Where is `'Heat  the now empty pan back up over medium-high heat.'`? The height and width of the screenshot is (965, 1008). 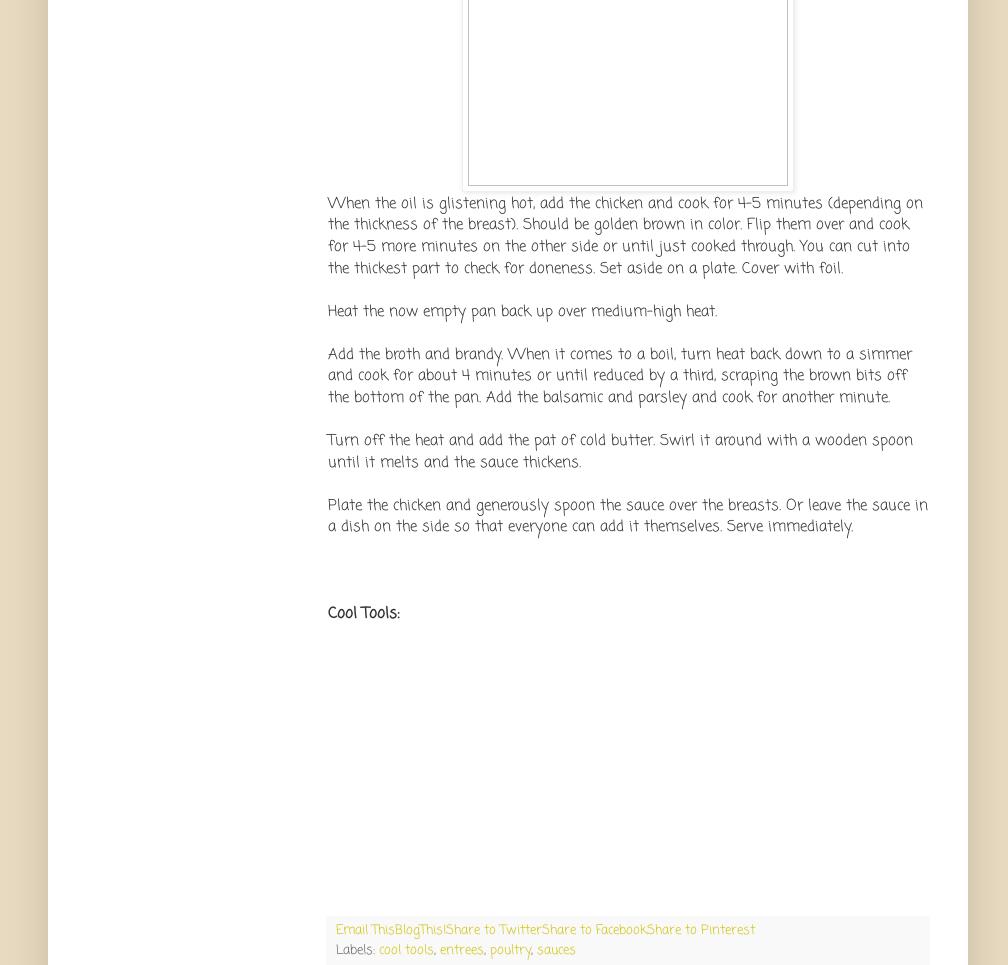
'Heat  the now empty pan back up over medium-high heat.' is located at coordinates (522, 309).